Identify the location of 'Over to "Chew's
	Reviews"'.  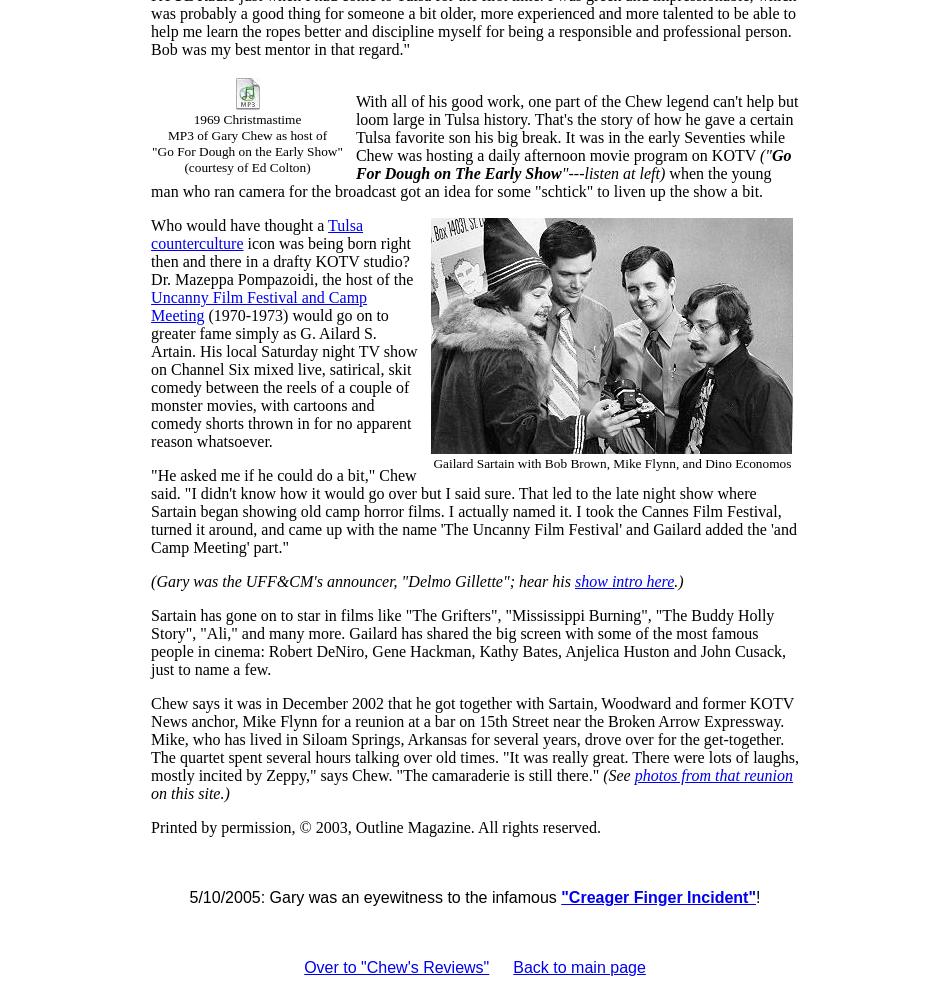
(395, 966).